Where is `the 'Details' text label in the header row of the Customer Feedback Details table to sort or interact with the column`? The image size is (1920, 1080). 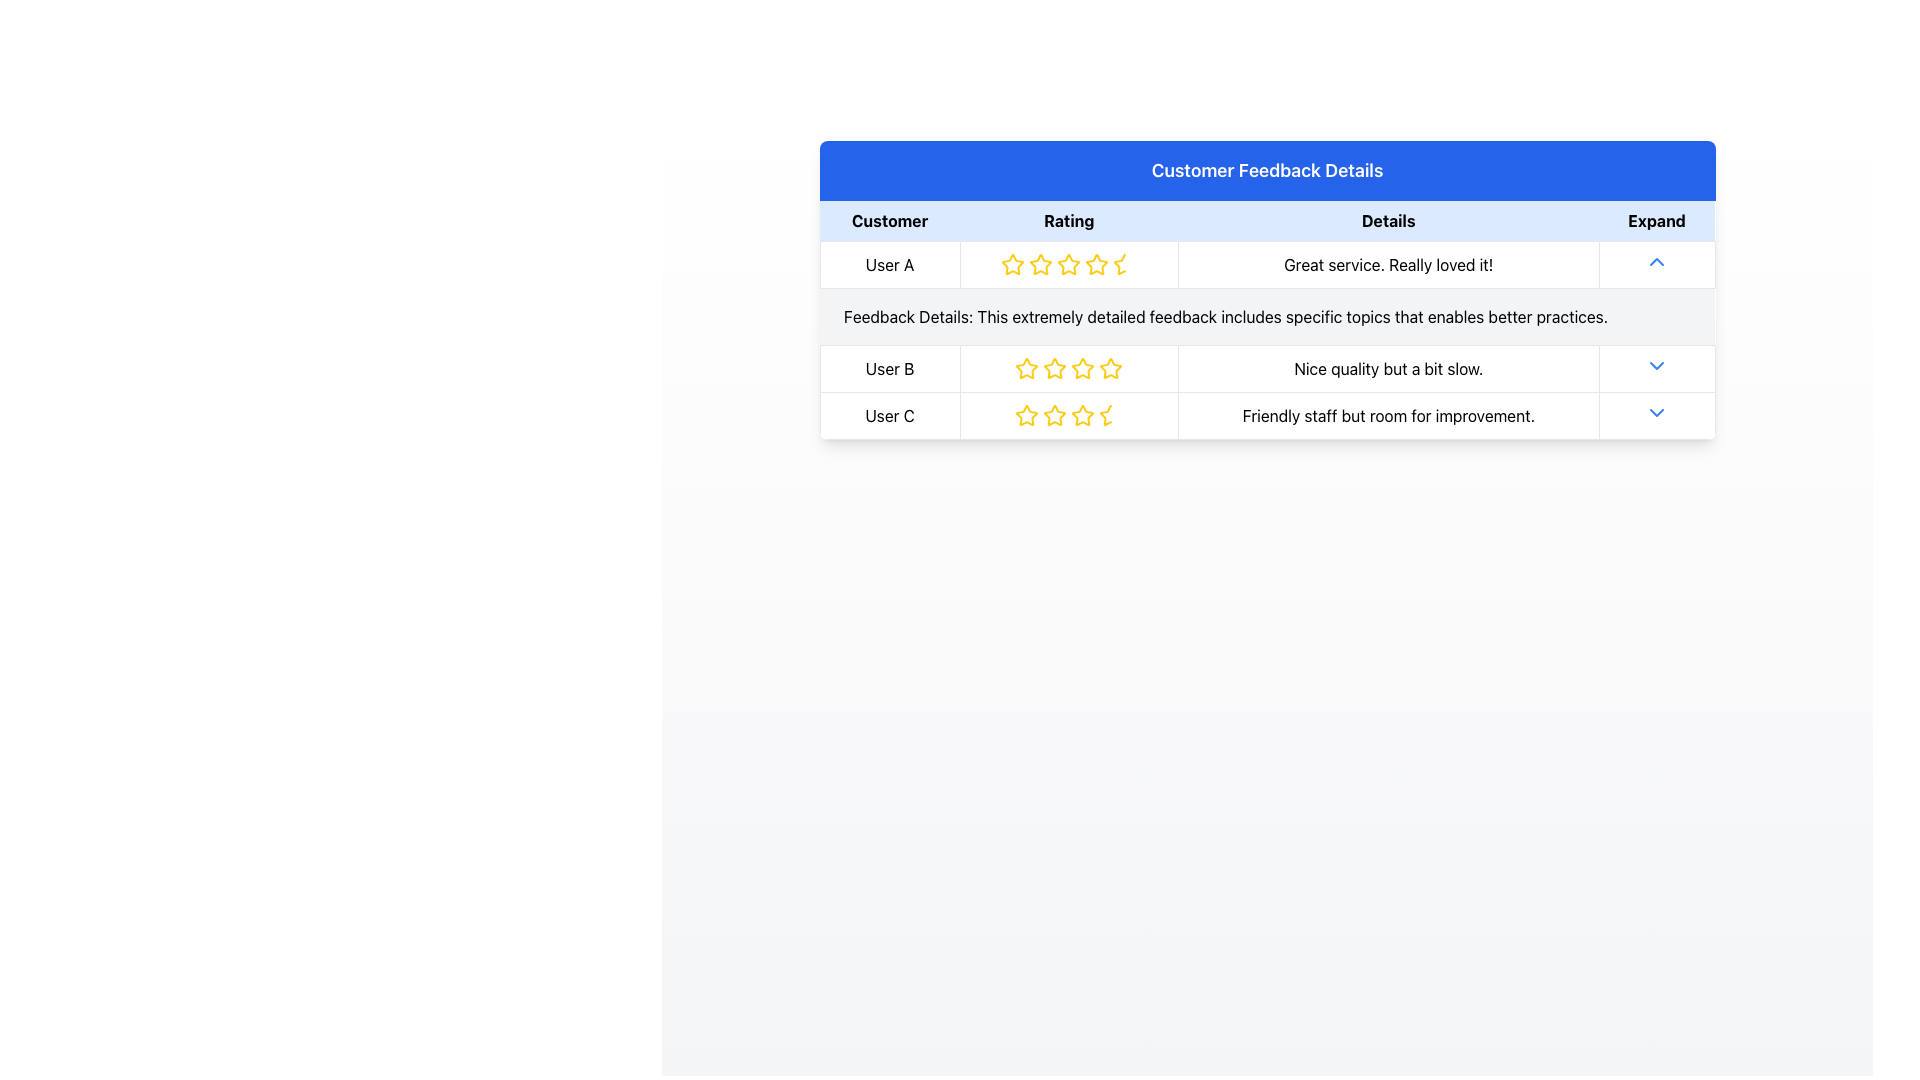
the 'Details' text label in the header row of the Customer Feedback Details table to sort or interact with the column is located at coordinates (1387, 221).